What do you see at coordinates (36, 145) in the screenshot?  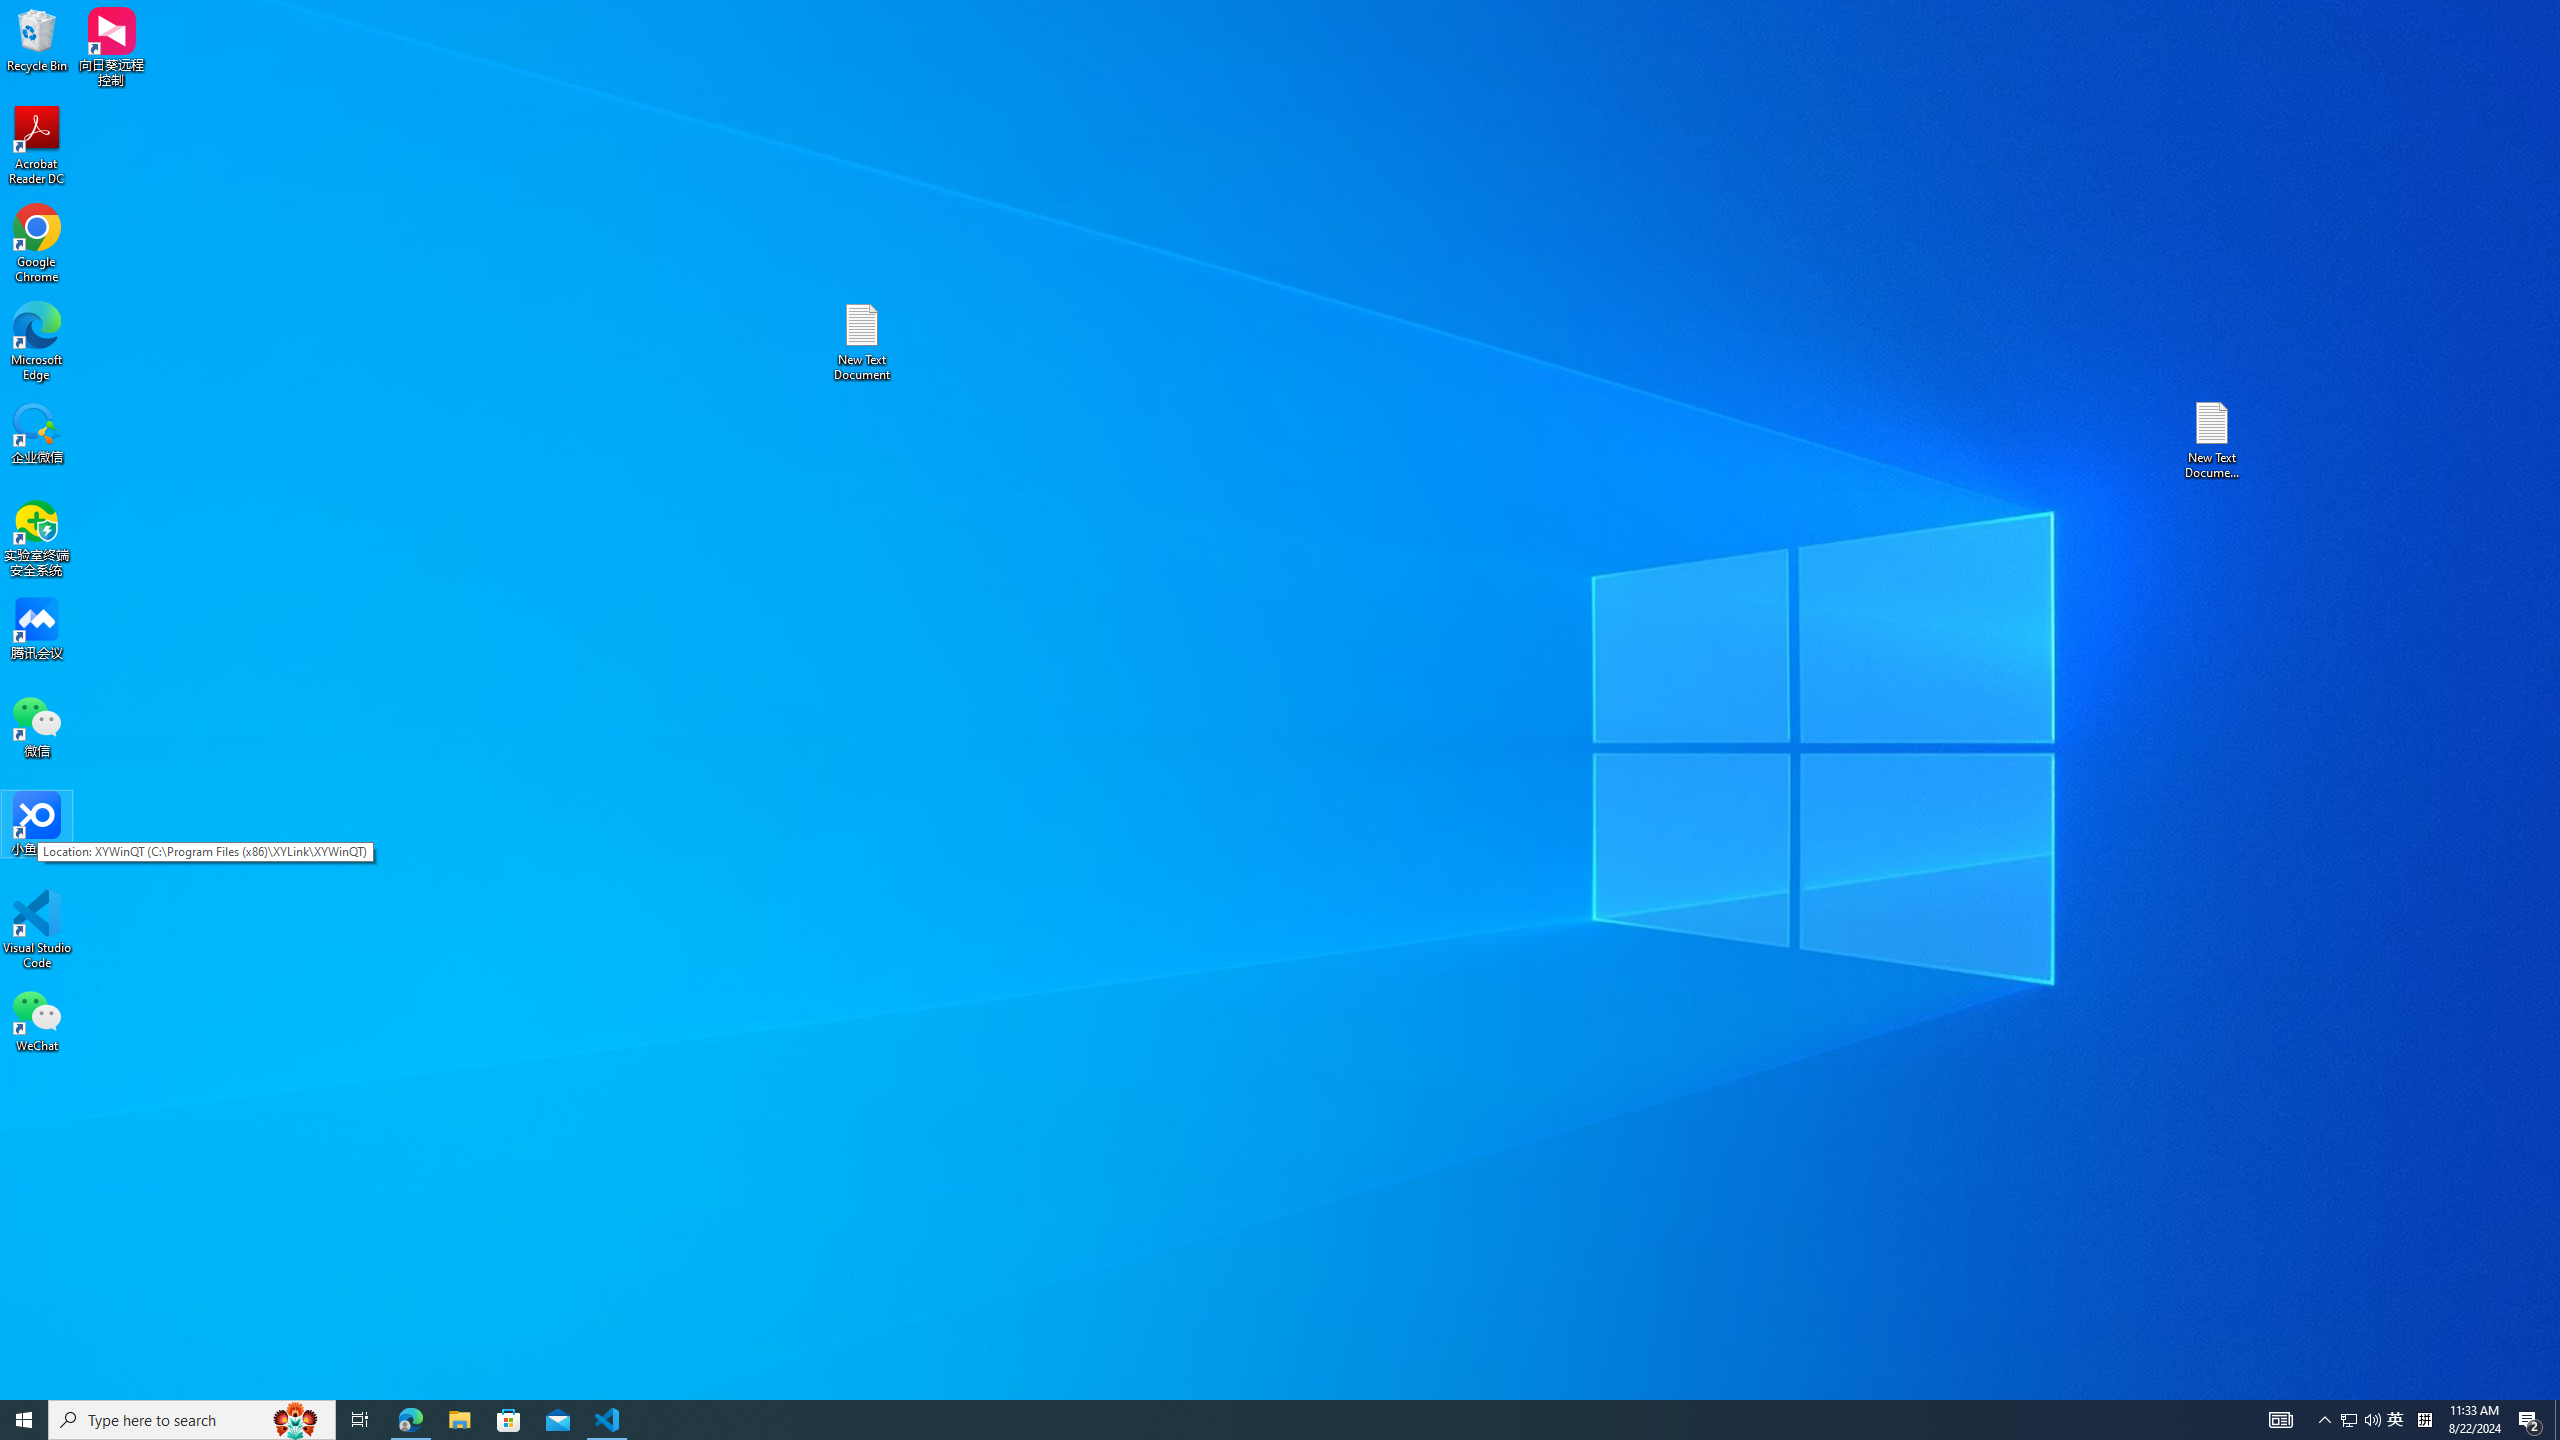 I see `'Acrobat Reader DC'` at bounding box center [36, 145].